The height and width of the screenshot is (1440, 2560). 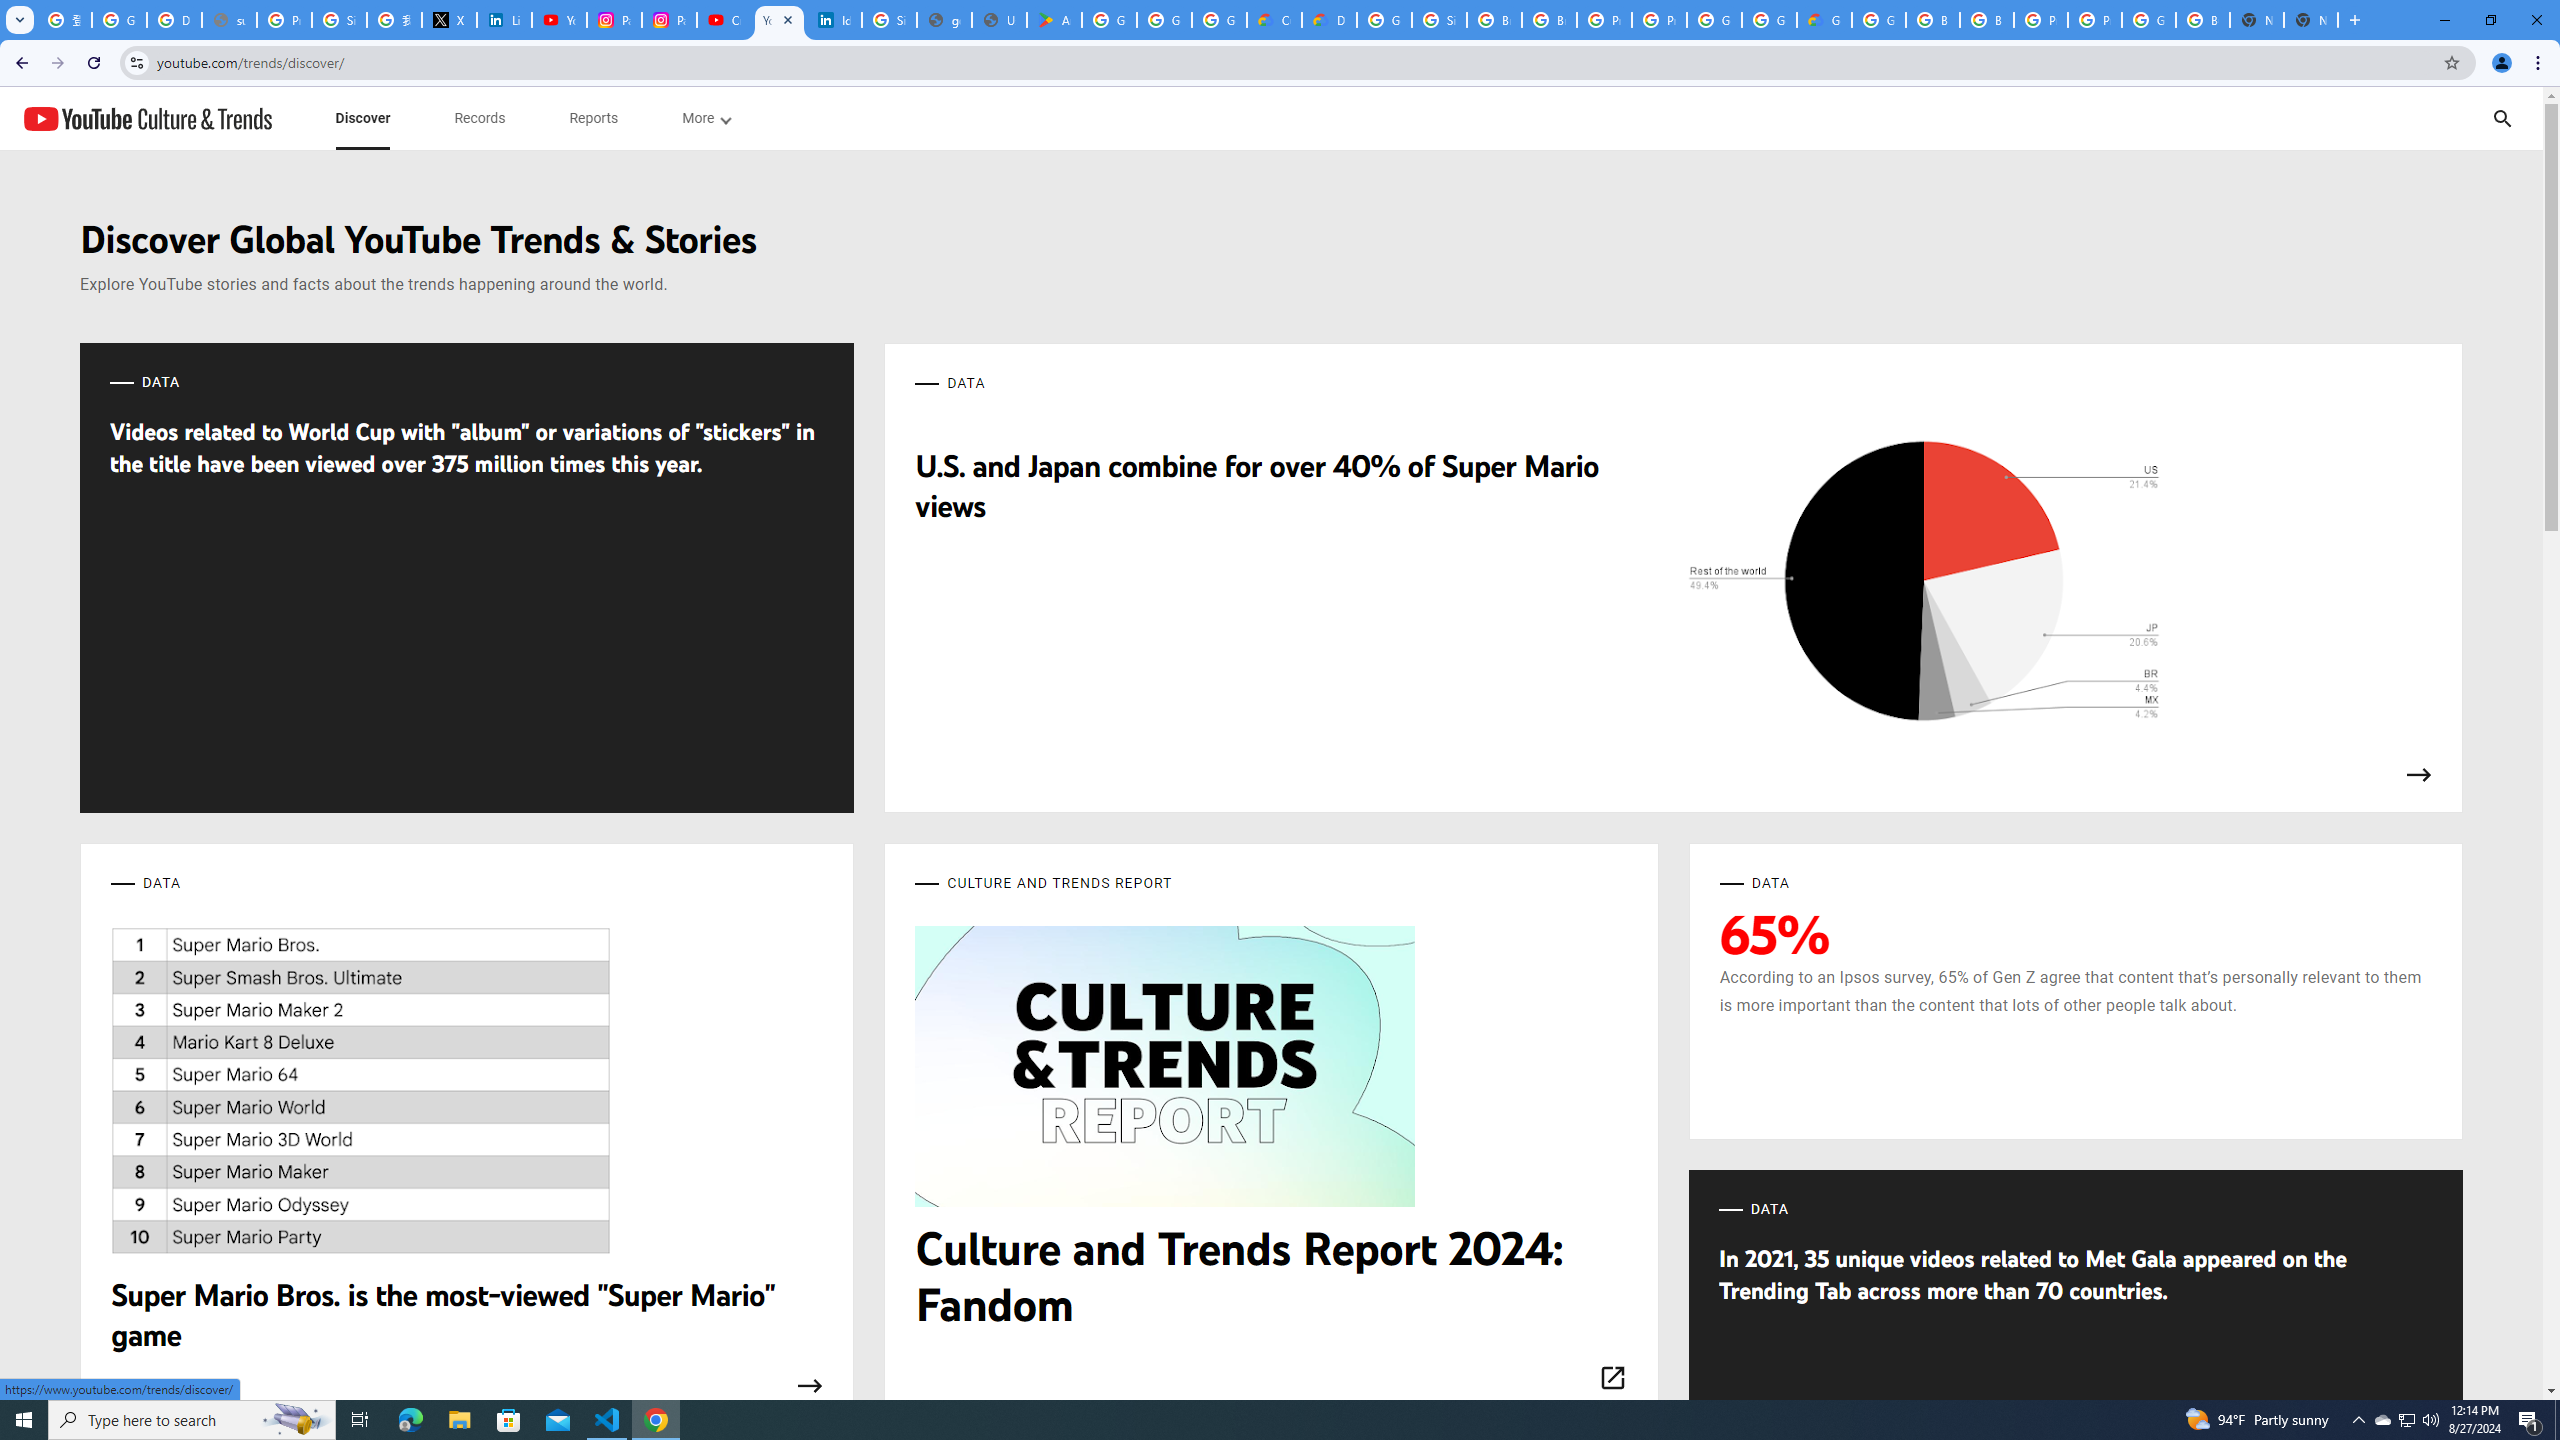 What do you see at coordinates (592, 118) in the screenshot?
I see `'subnav-Reports menupopup'` at bounding box center [592, 118].